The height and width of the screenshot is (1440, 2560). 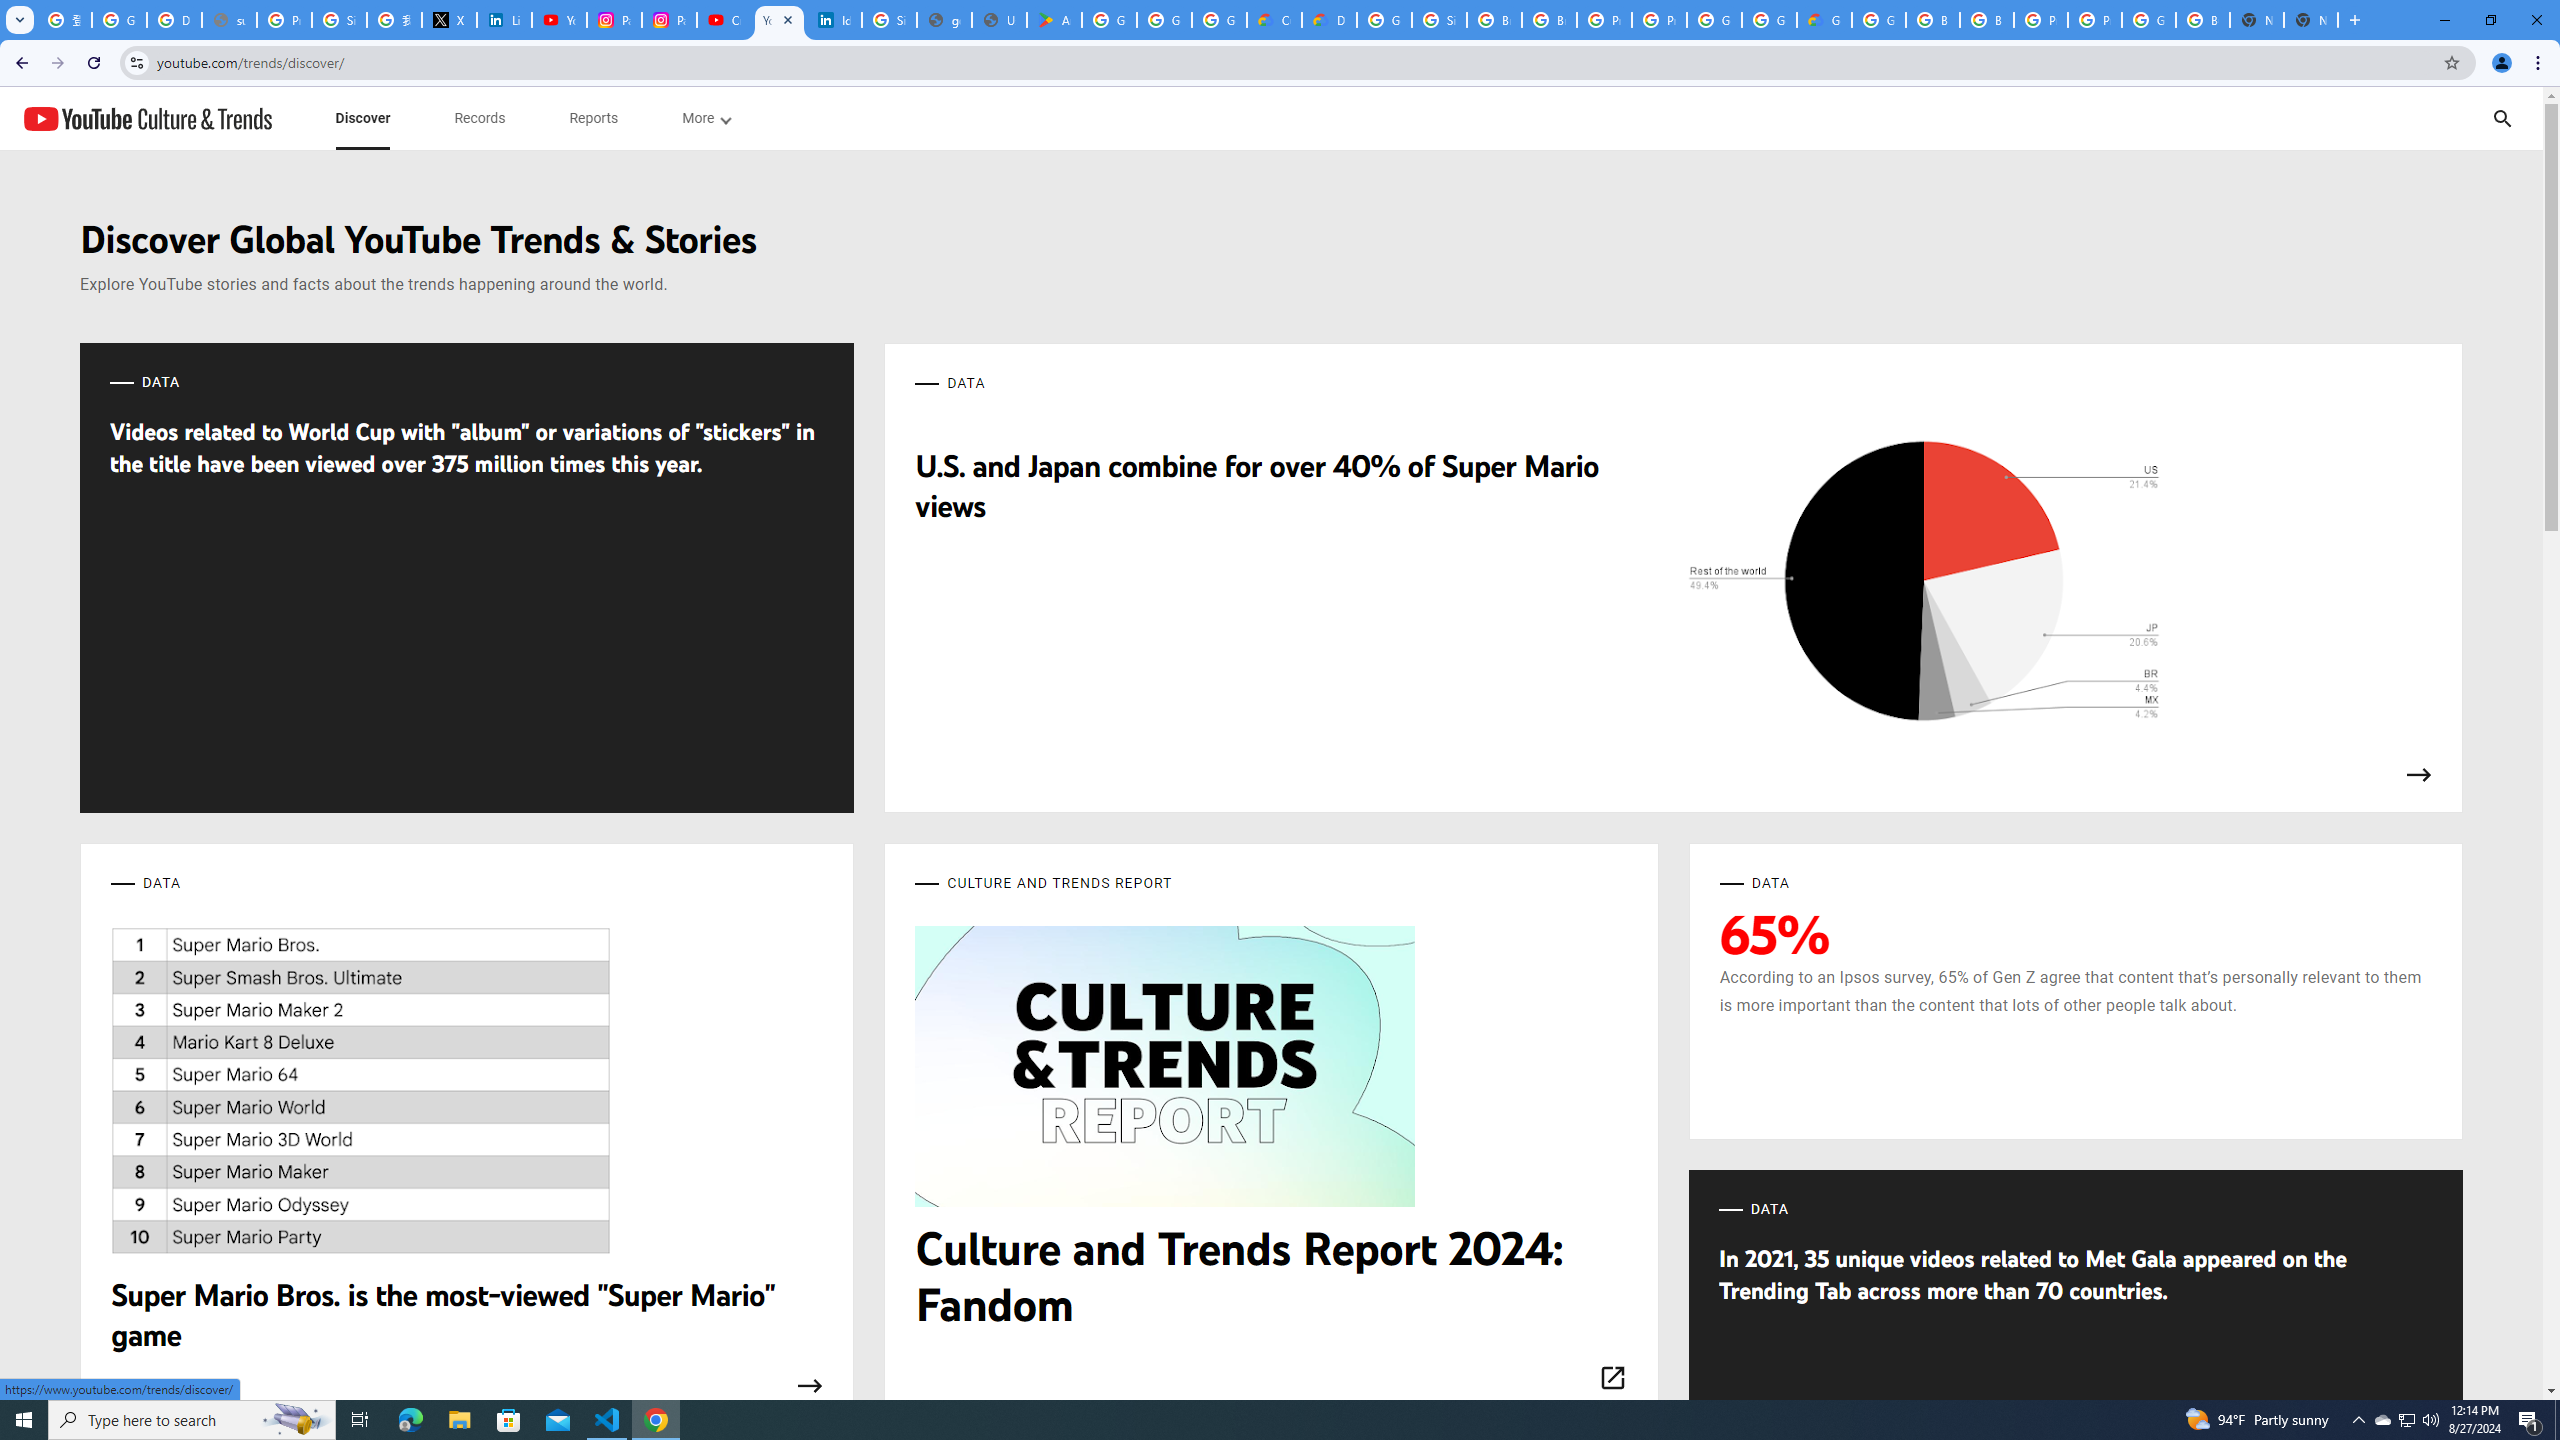 What do you see at coordinates (592, 118) in the screenshot?
I see `'subnav-Reports menupopup'` at bounding box center [592, 118].